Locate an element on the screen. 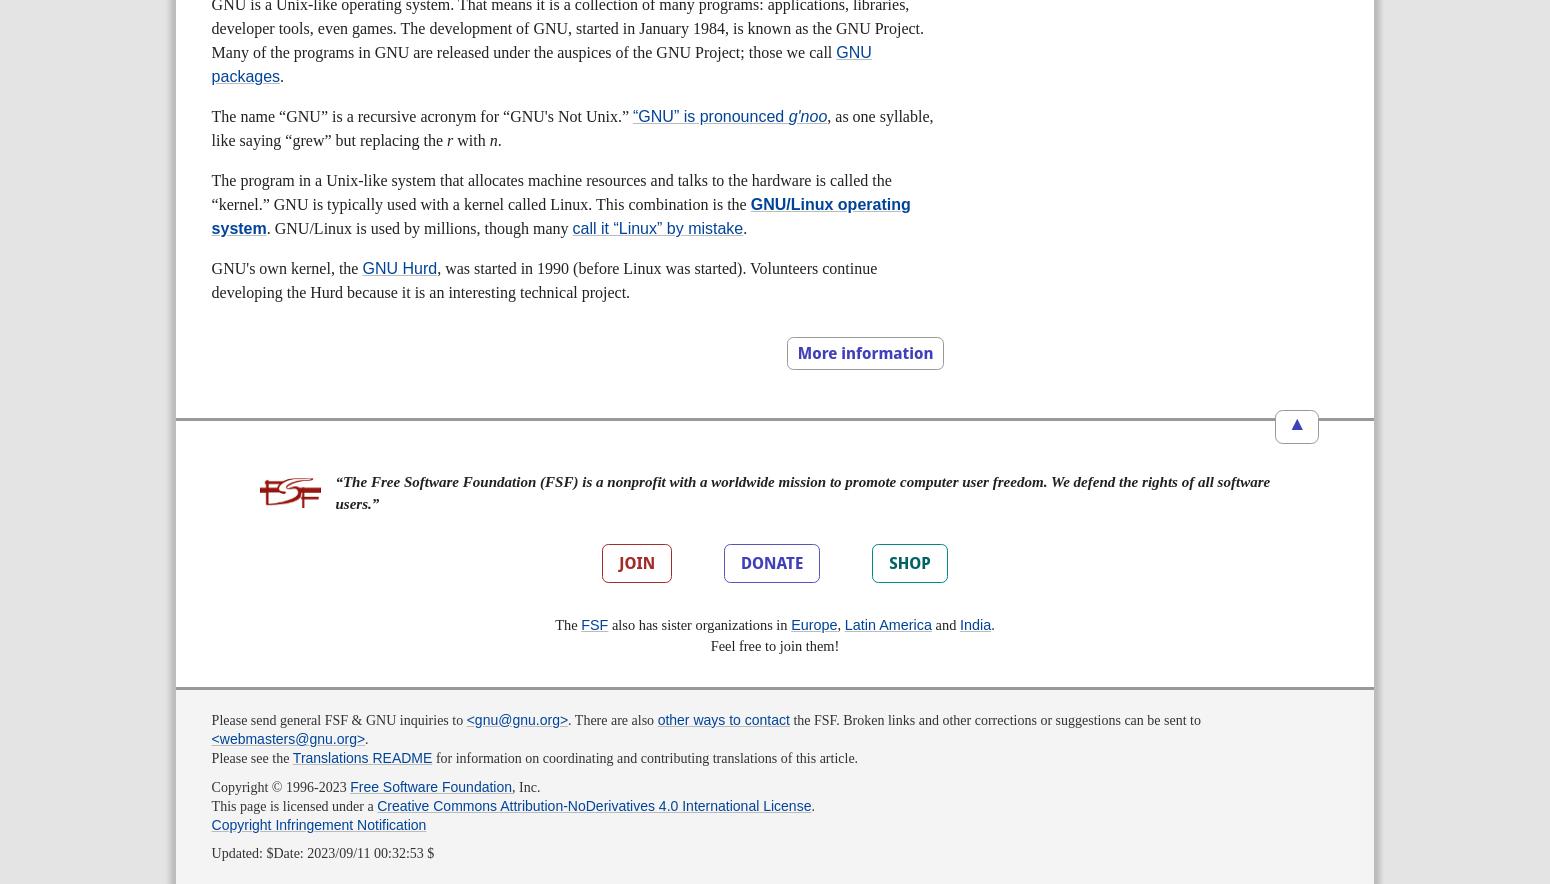  'India' is located at coordinates (973, 624).